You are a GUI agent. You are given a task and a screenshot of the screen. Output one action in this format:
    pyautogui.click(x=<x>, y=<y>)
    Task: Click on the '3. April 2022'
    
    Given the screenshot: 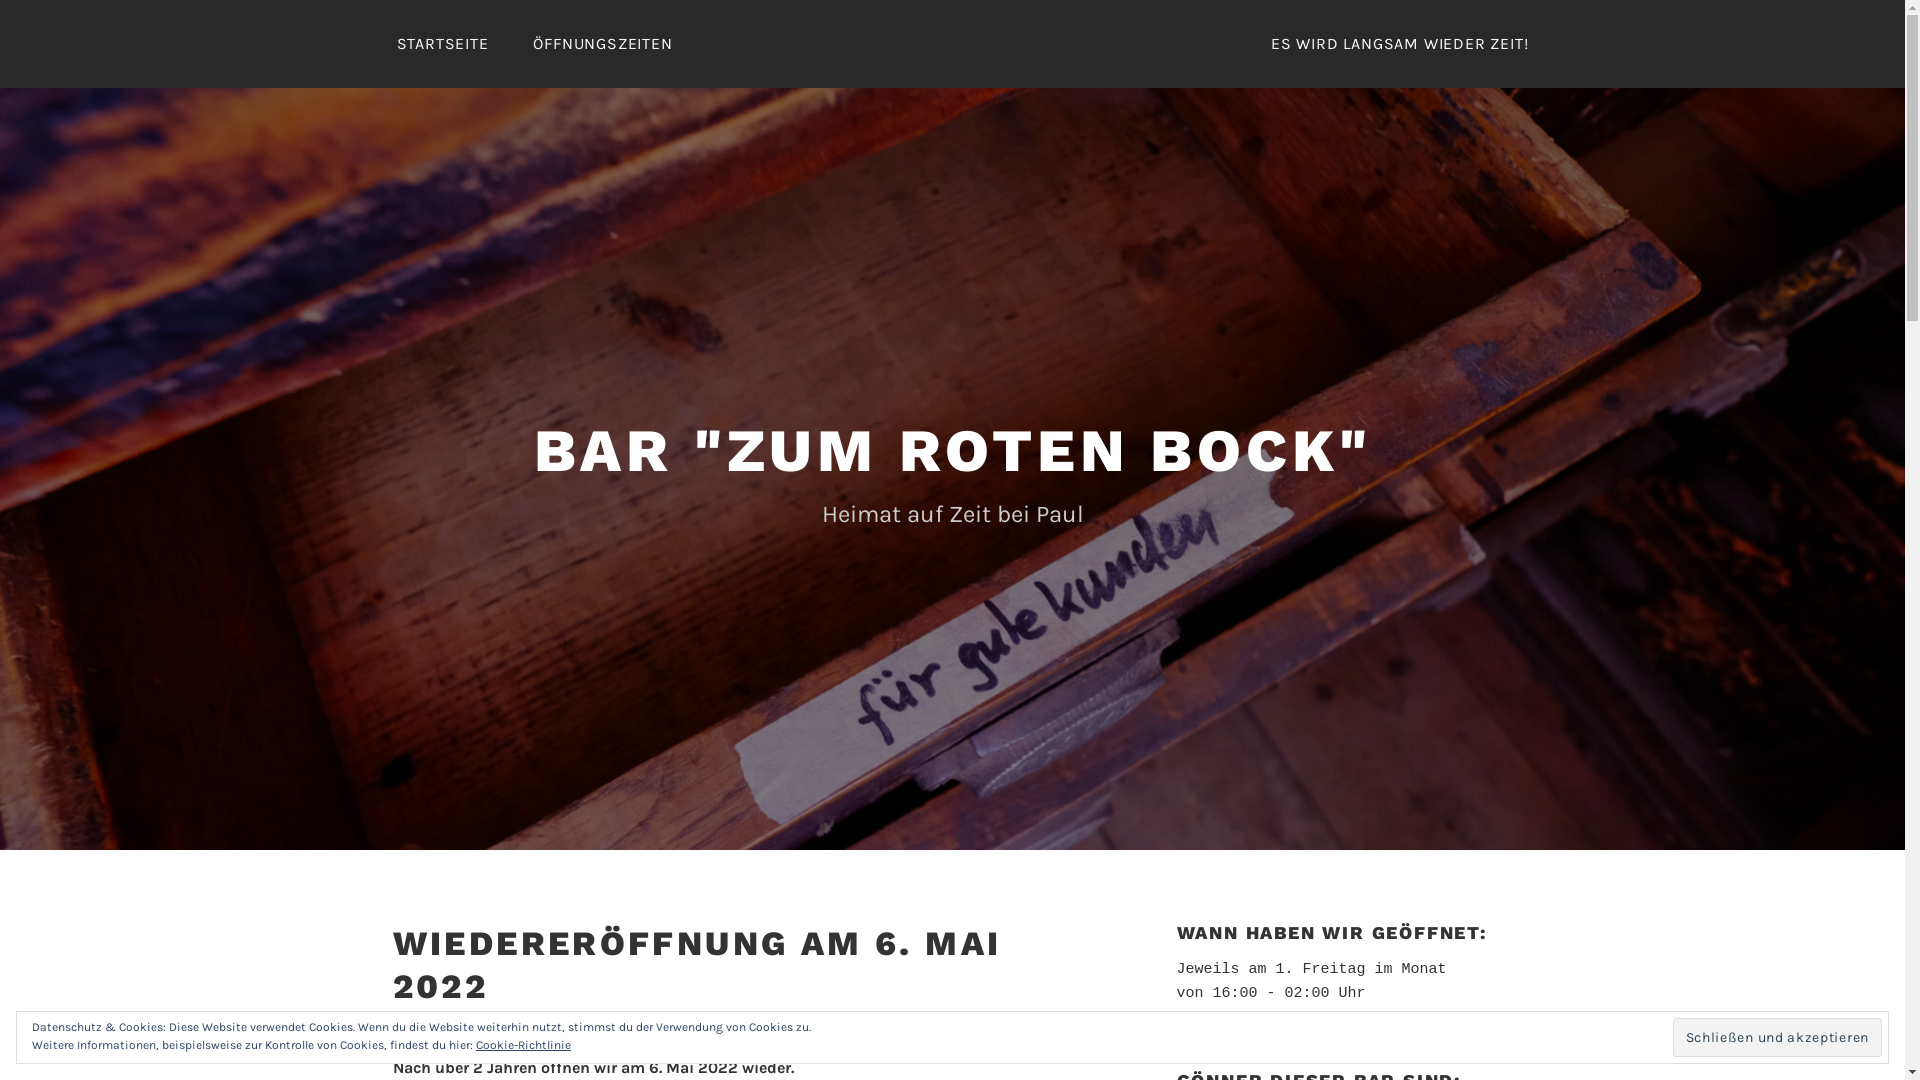 What is the action you would take?
    pyautogui.click(x=565, y=1028)
    